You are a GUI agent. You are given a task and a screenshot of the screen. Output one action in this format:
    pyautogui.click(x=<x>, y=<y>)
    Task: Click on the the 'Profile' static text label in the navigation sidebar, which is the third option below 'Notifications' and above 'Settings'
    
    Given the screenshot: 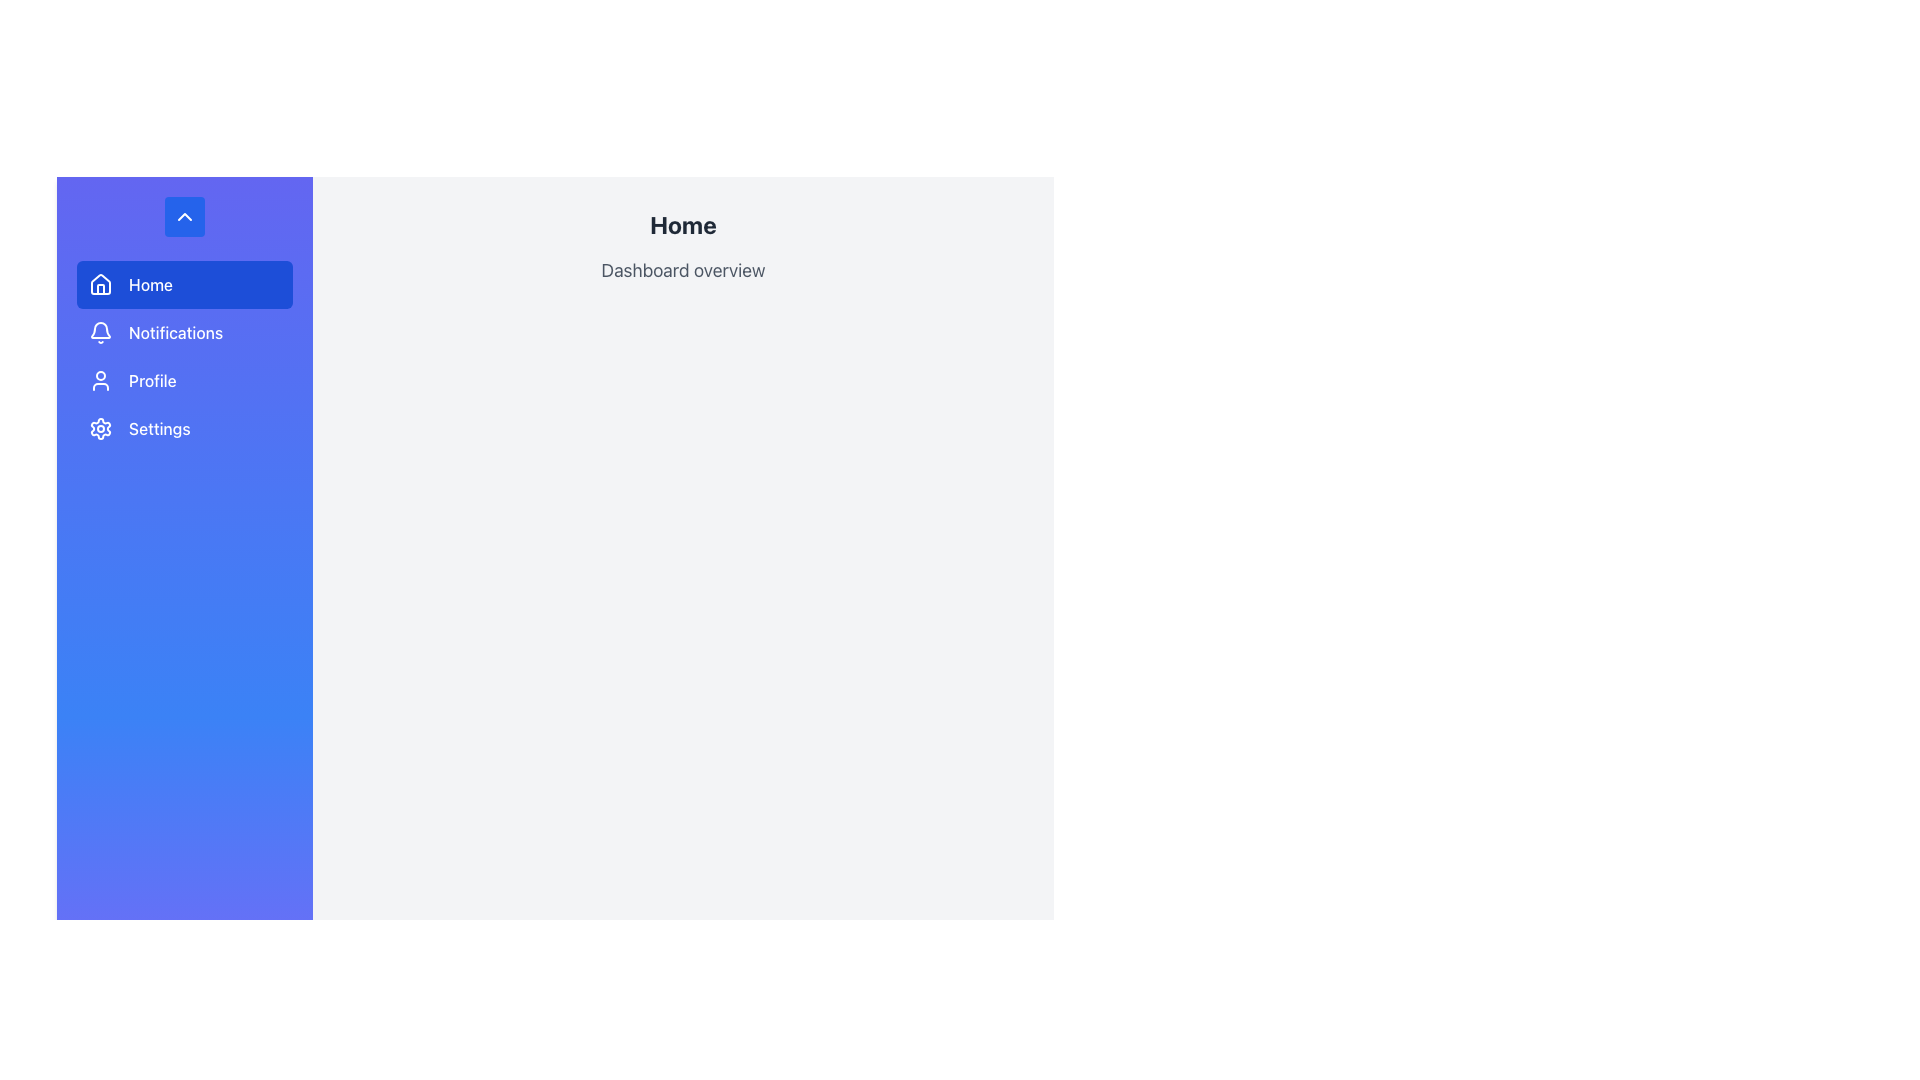 What is the action you would take?
    pyautogui.click(x=151, y=381)
    